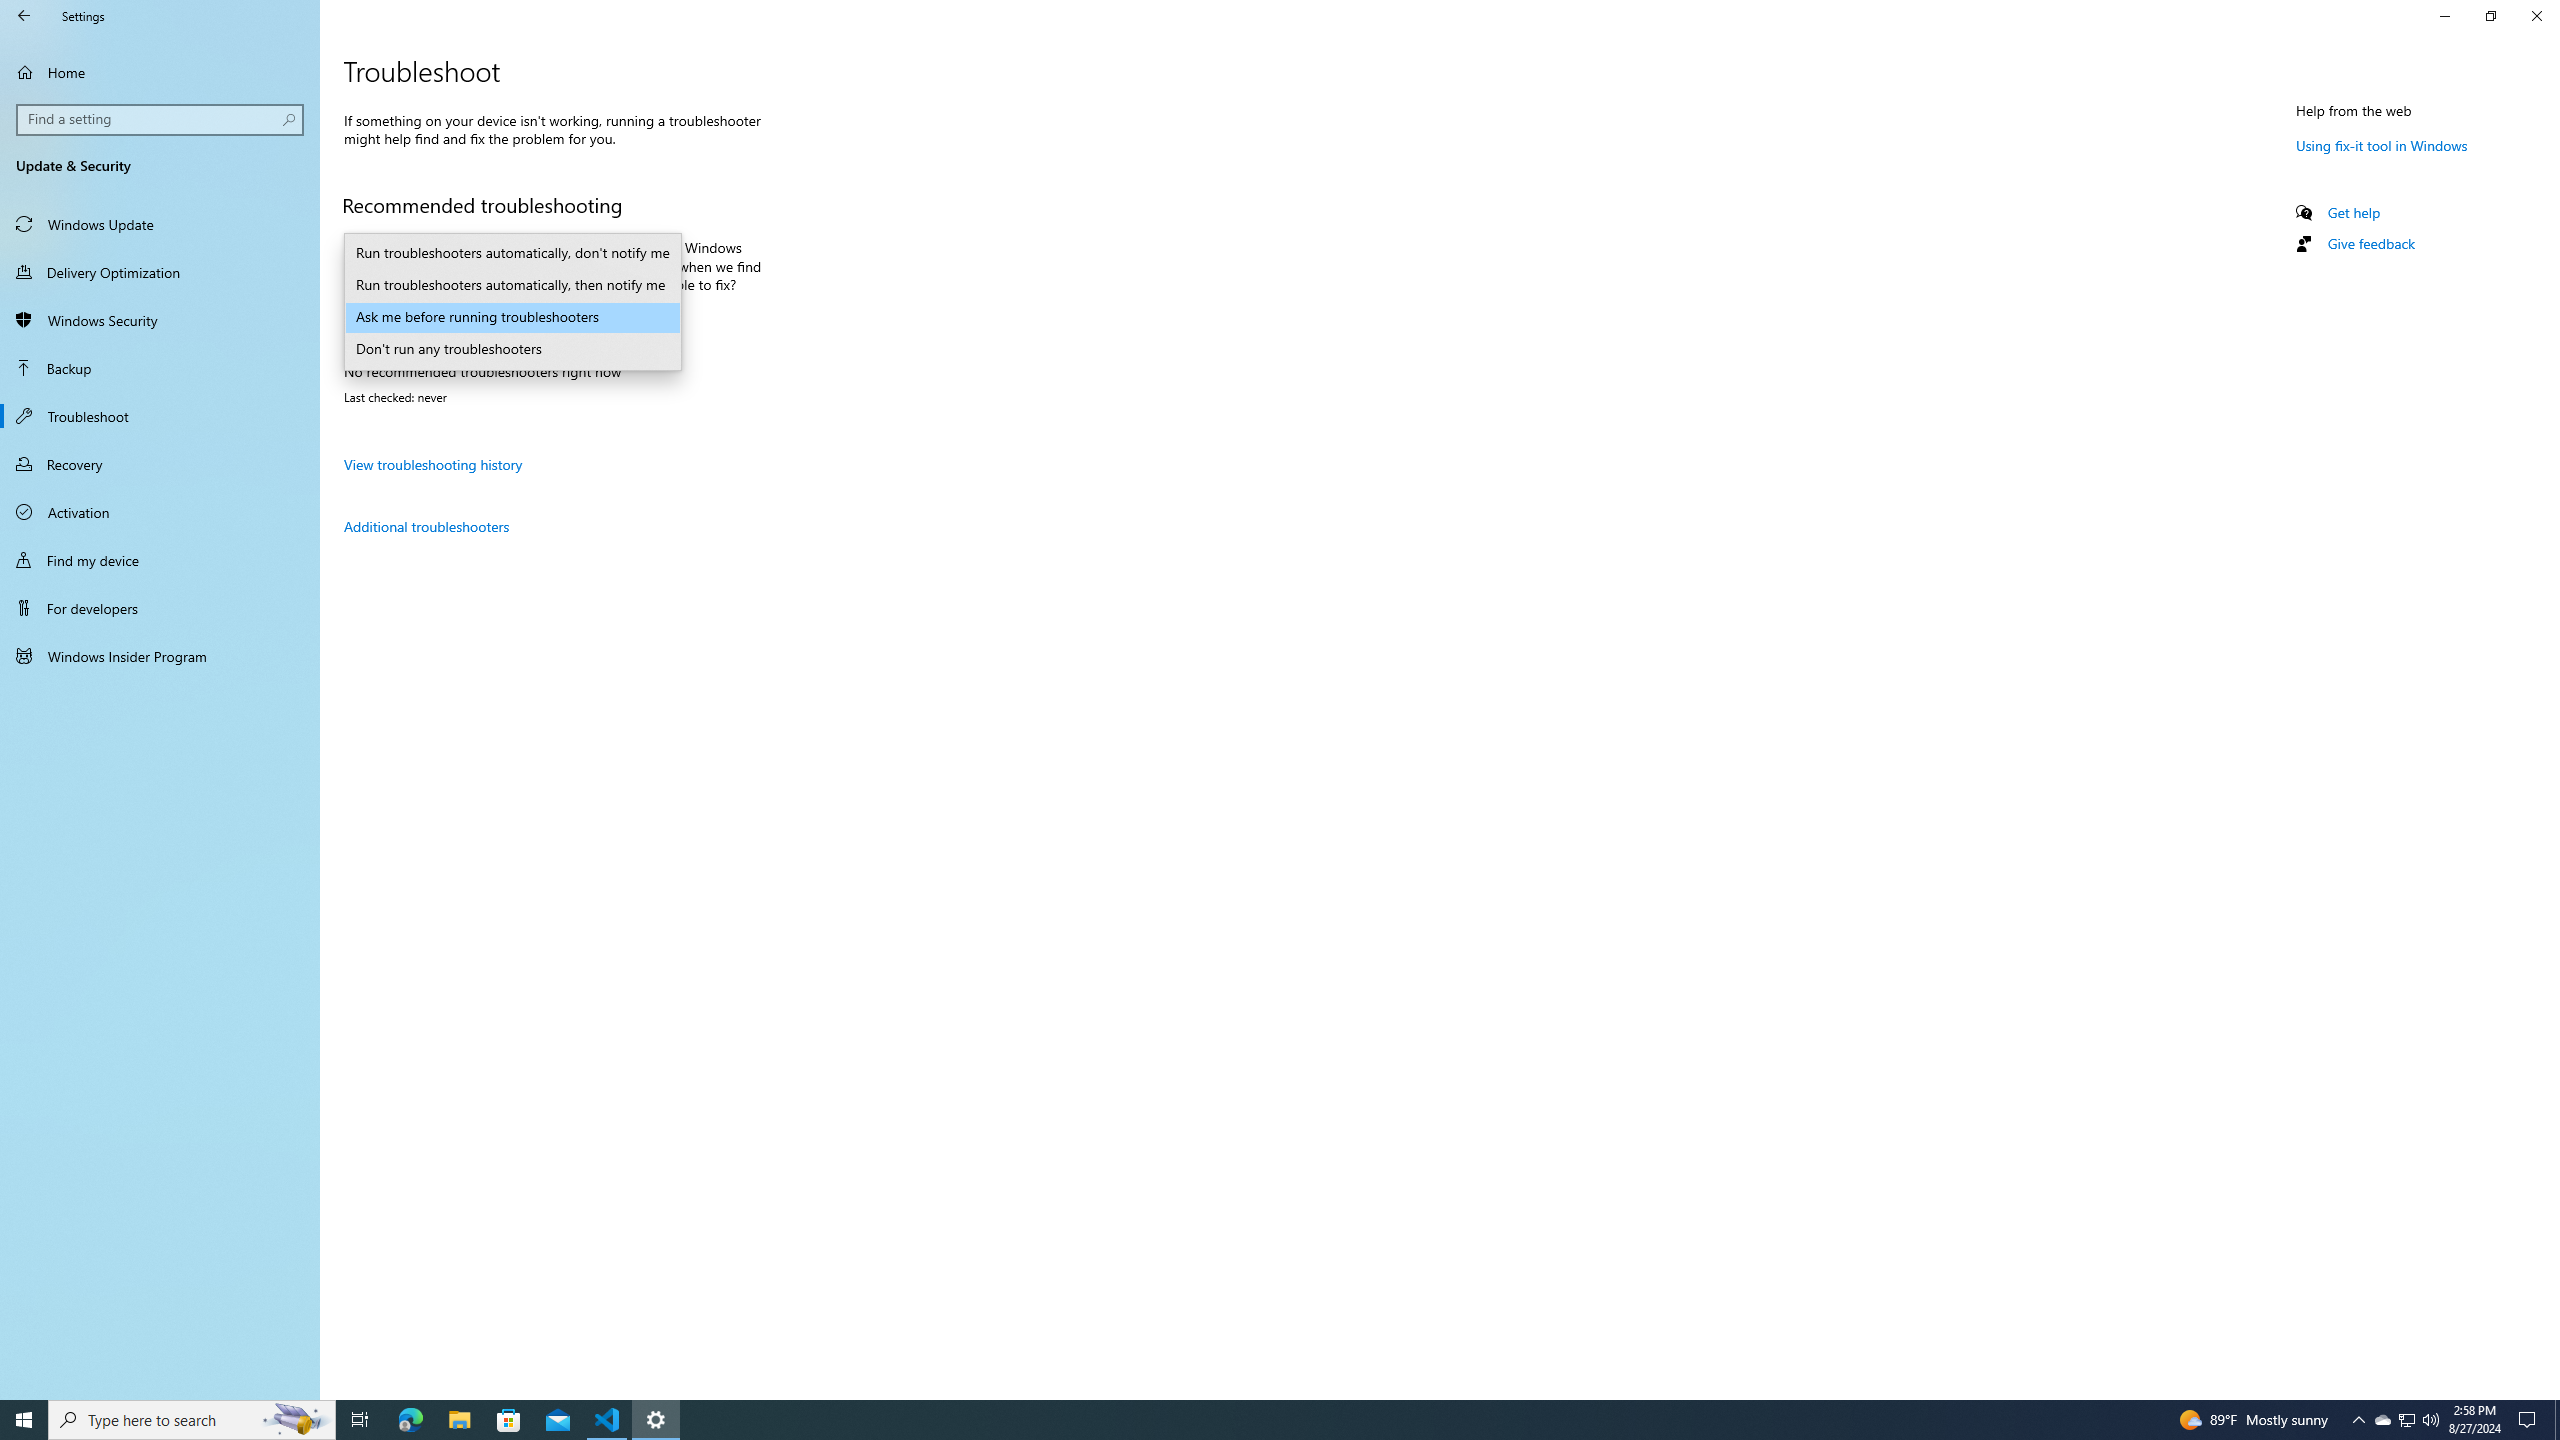 This screenshot has height=1440, width=2560. Describe the element at coordinates (159, 463) in the screenshot. I see `'Recovery'` at that location.